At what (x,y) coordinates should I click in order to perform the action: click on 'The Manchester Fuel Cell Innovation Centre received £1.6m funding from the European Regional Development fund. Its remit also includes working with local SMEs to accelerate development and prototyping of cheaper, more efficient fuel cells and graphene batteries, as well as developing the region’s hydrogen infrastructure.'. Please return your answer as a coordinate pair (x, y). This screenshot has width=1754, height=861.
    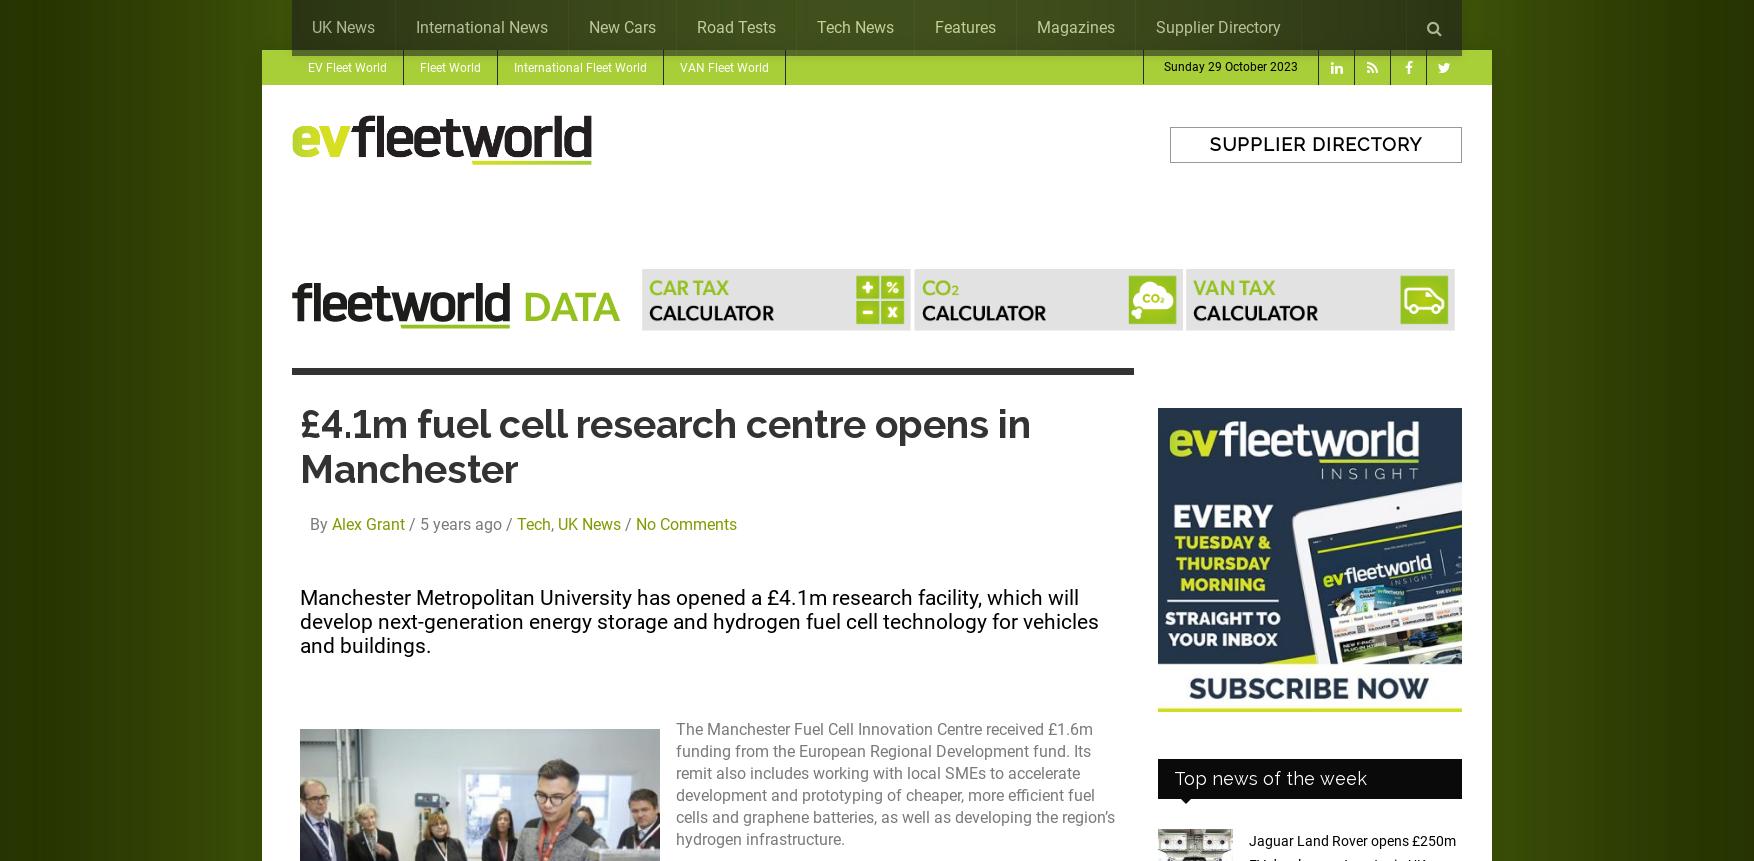
    Looking at the image, I should click on (895, 784).